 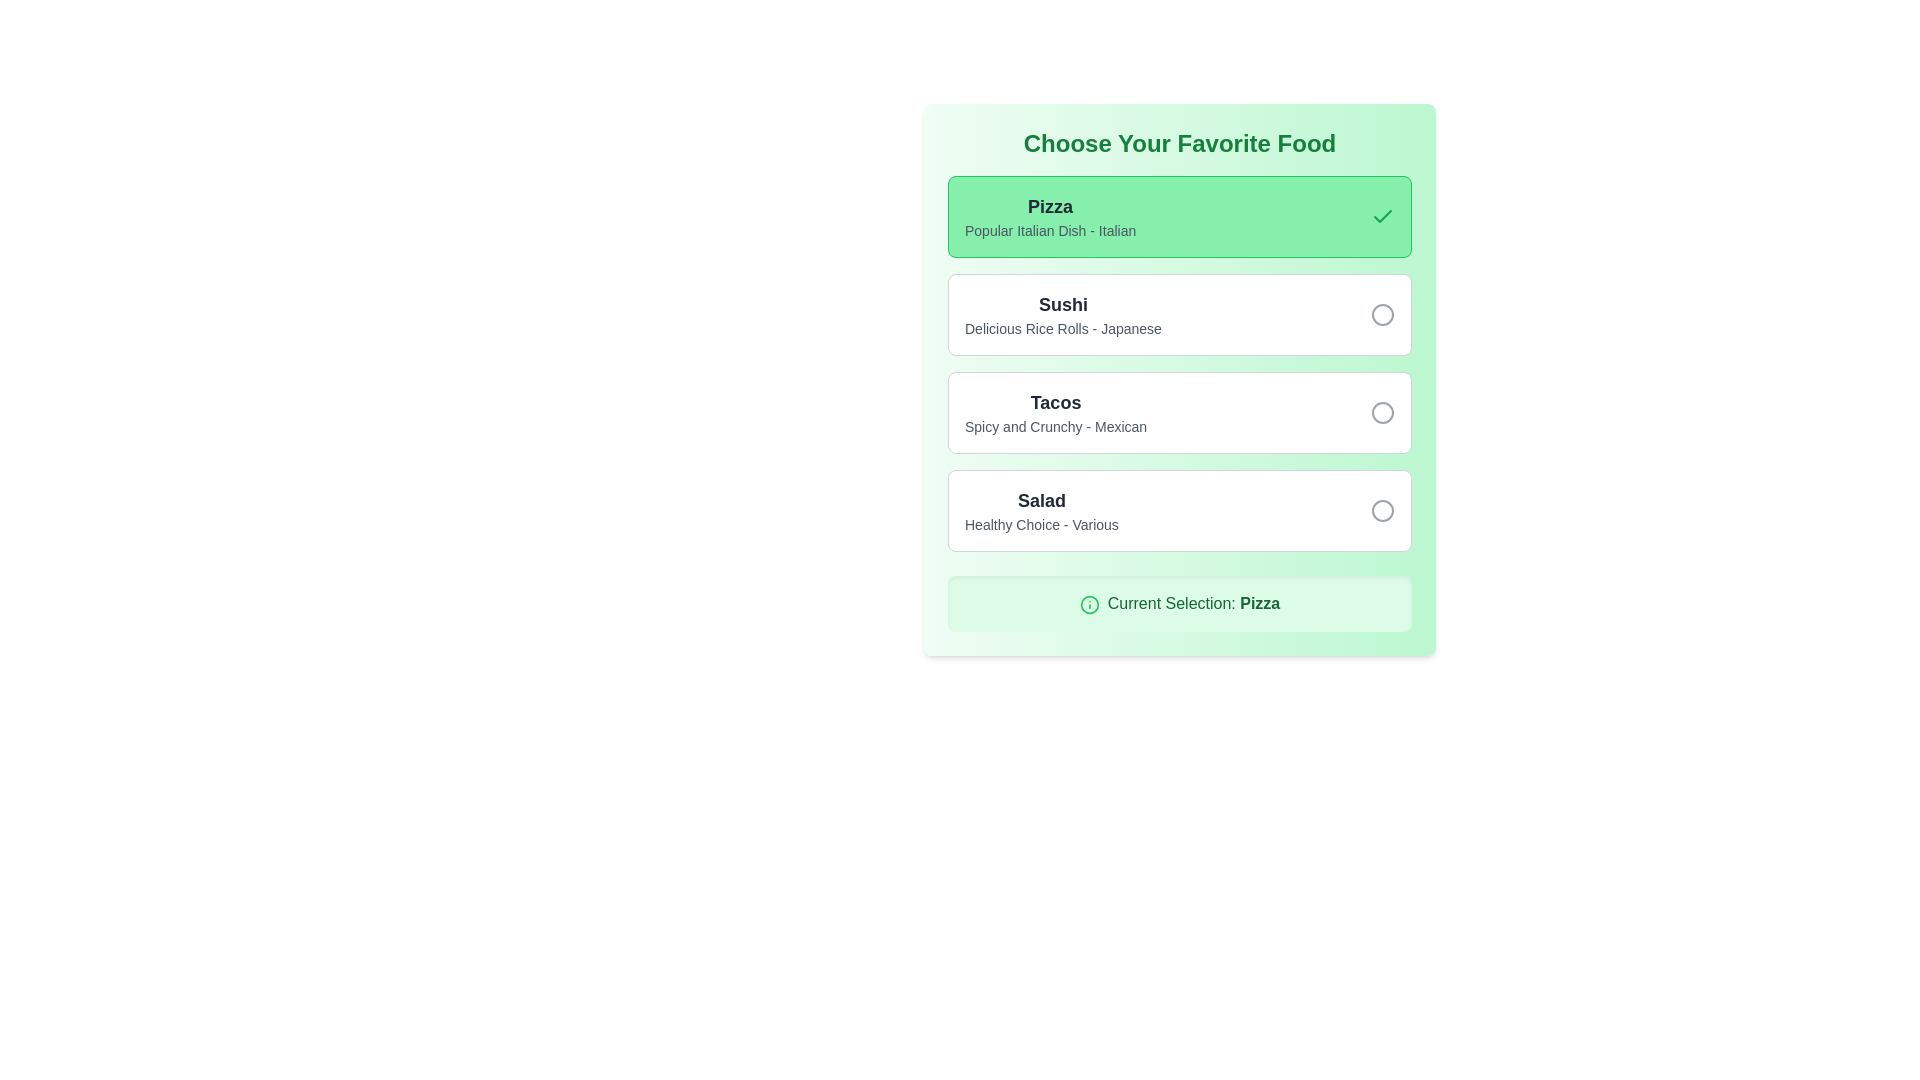 I want to click on the 'Sushi' option in the menu selection list, which is the second item in a card-like interface positioned between 'Pizza' and 'Tacos', so click(x=1062, y=315).